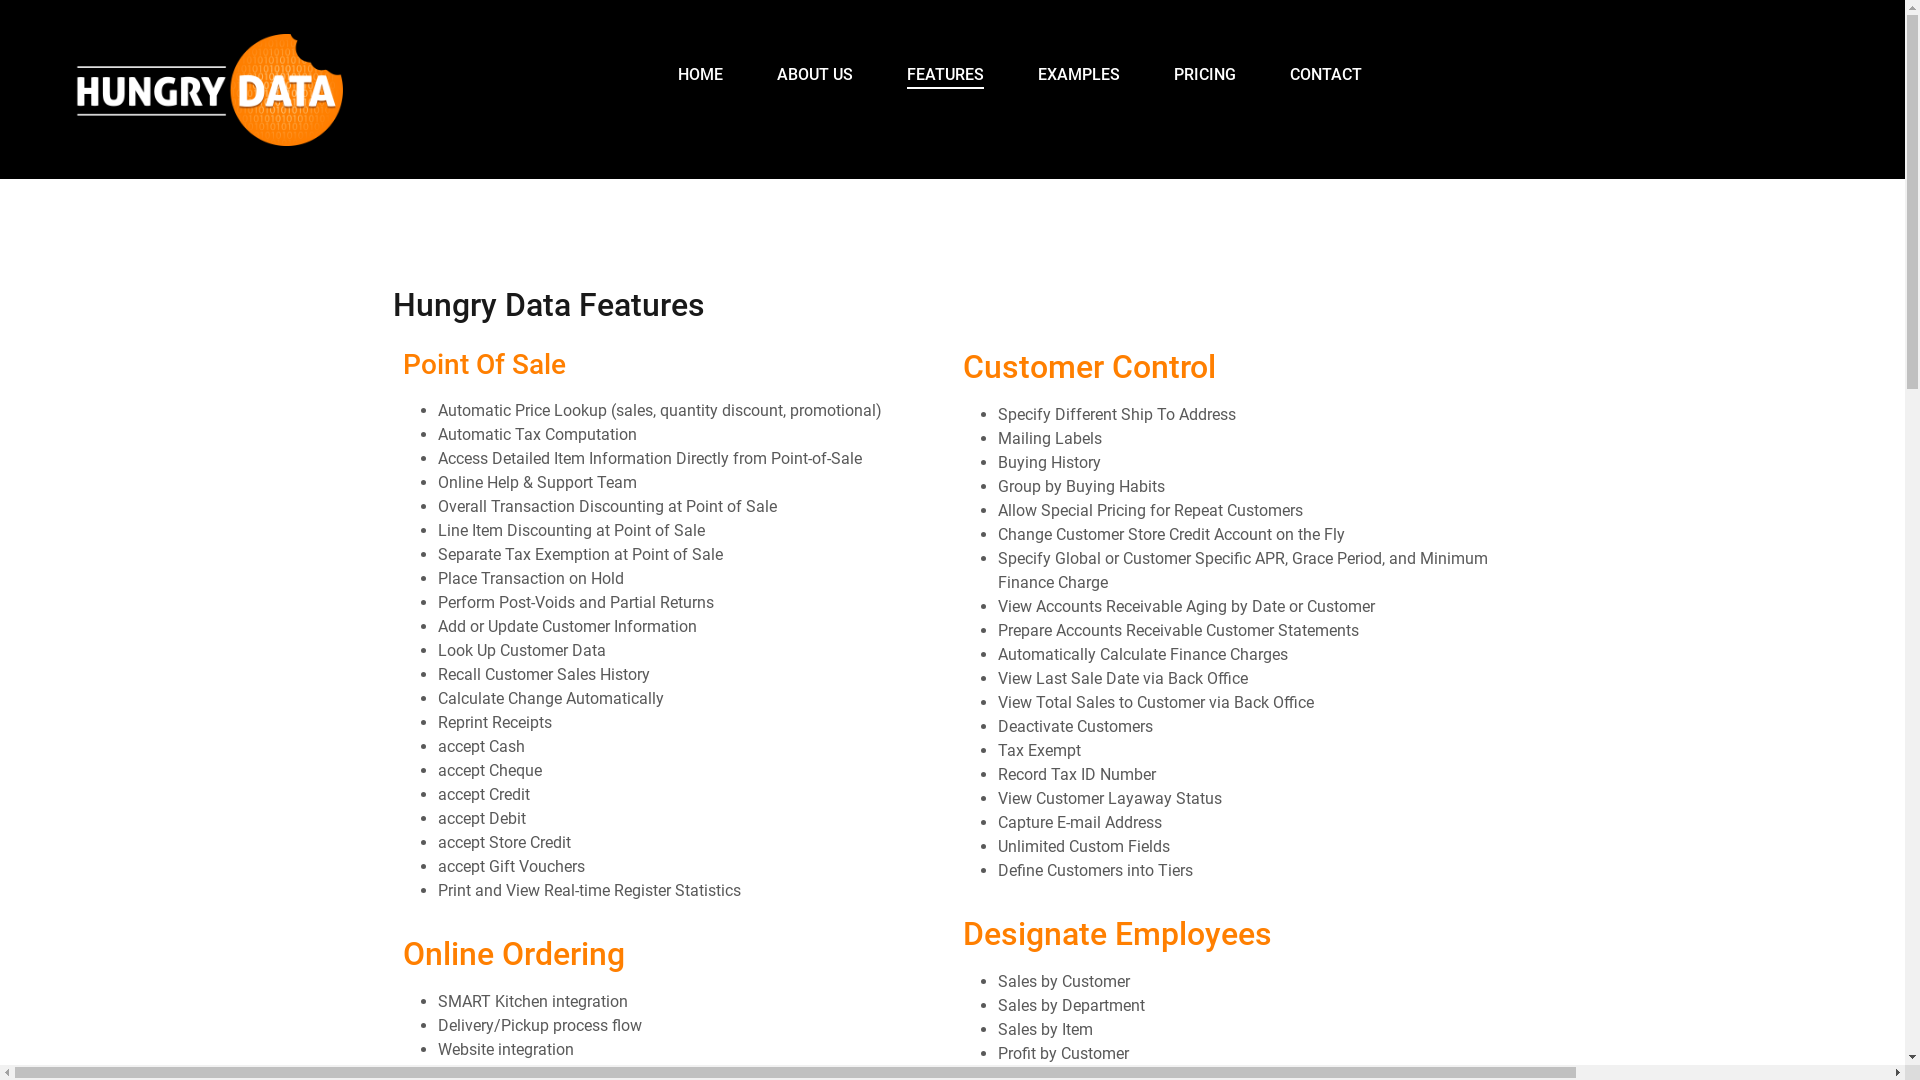 The image size is (1920, 1080). What do you see at coordinates (1325, 73) in the screenshot?
I see `'CONTACT'` at bounding box center [1325, 73].